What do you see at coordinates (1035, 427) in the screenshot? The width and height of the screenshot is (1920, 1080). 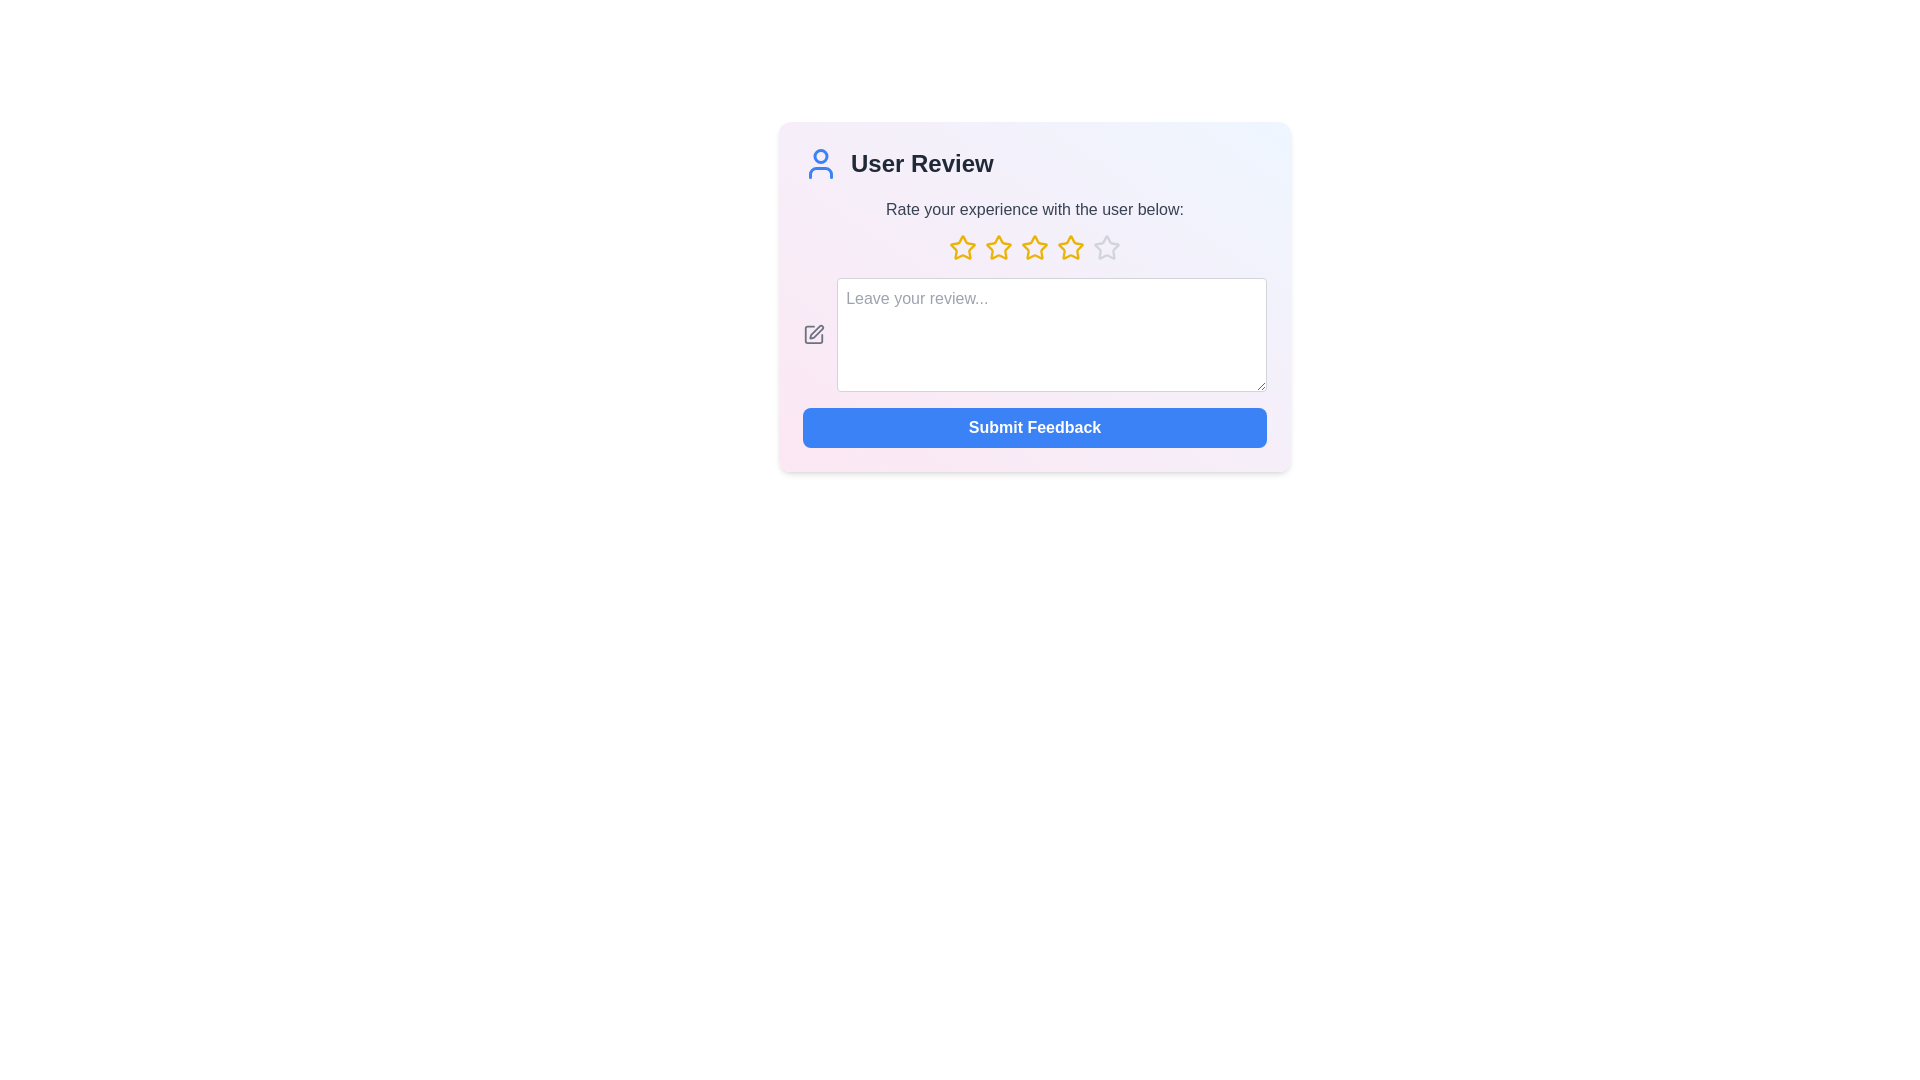 I see `'Submit Feedback' button to submit the review` at bounding box center [1035, 427].